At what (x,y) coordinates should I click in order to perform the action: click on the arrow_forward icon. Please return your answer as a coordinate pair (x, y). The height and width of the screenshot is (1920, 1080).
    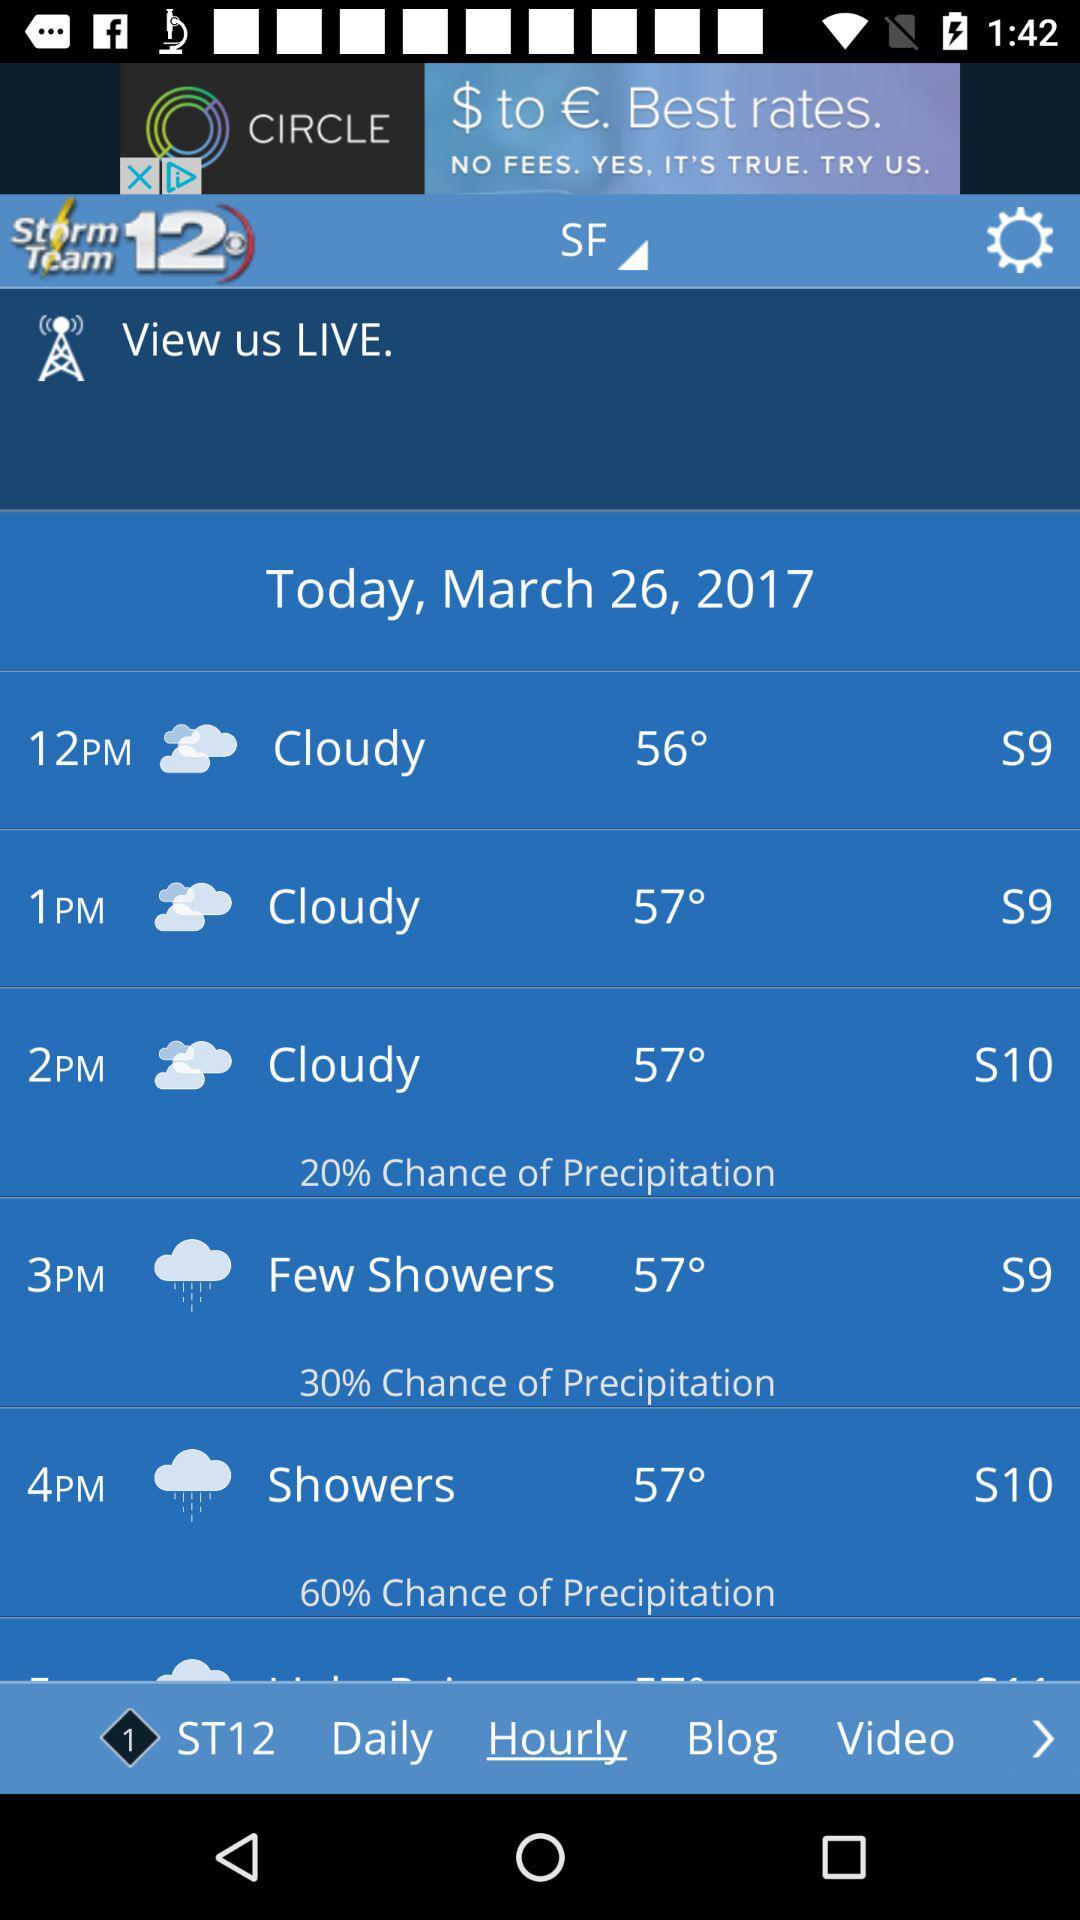
    Looking at the image, I should click on (1042, 1737).